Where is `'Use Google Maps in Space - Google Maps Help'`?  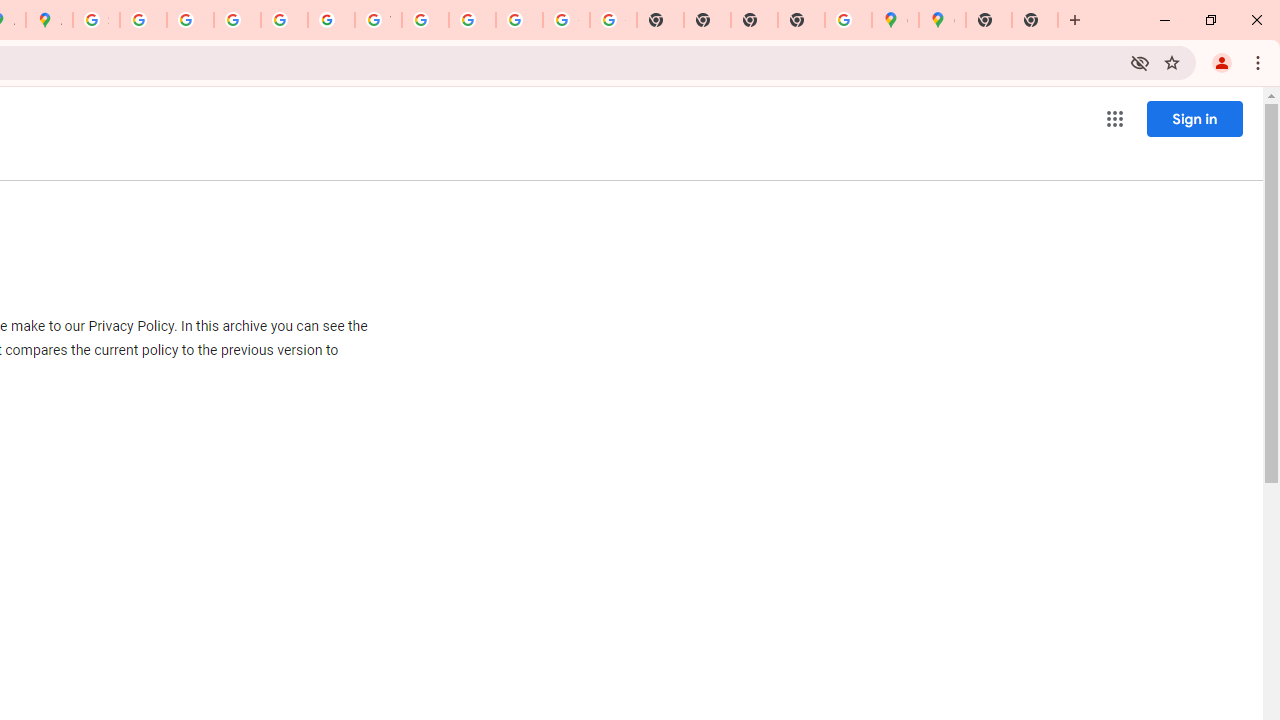 'Use Google Maps in Space - Google Maps Help' is located at coordinates (848, 20).